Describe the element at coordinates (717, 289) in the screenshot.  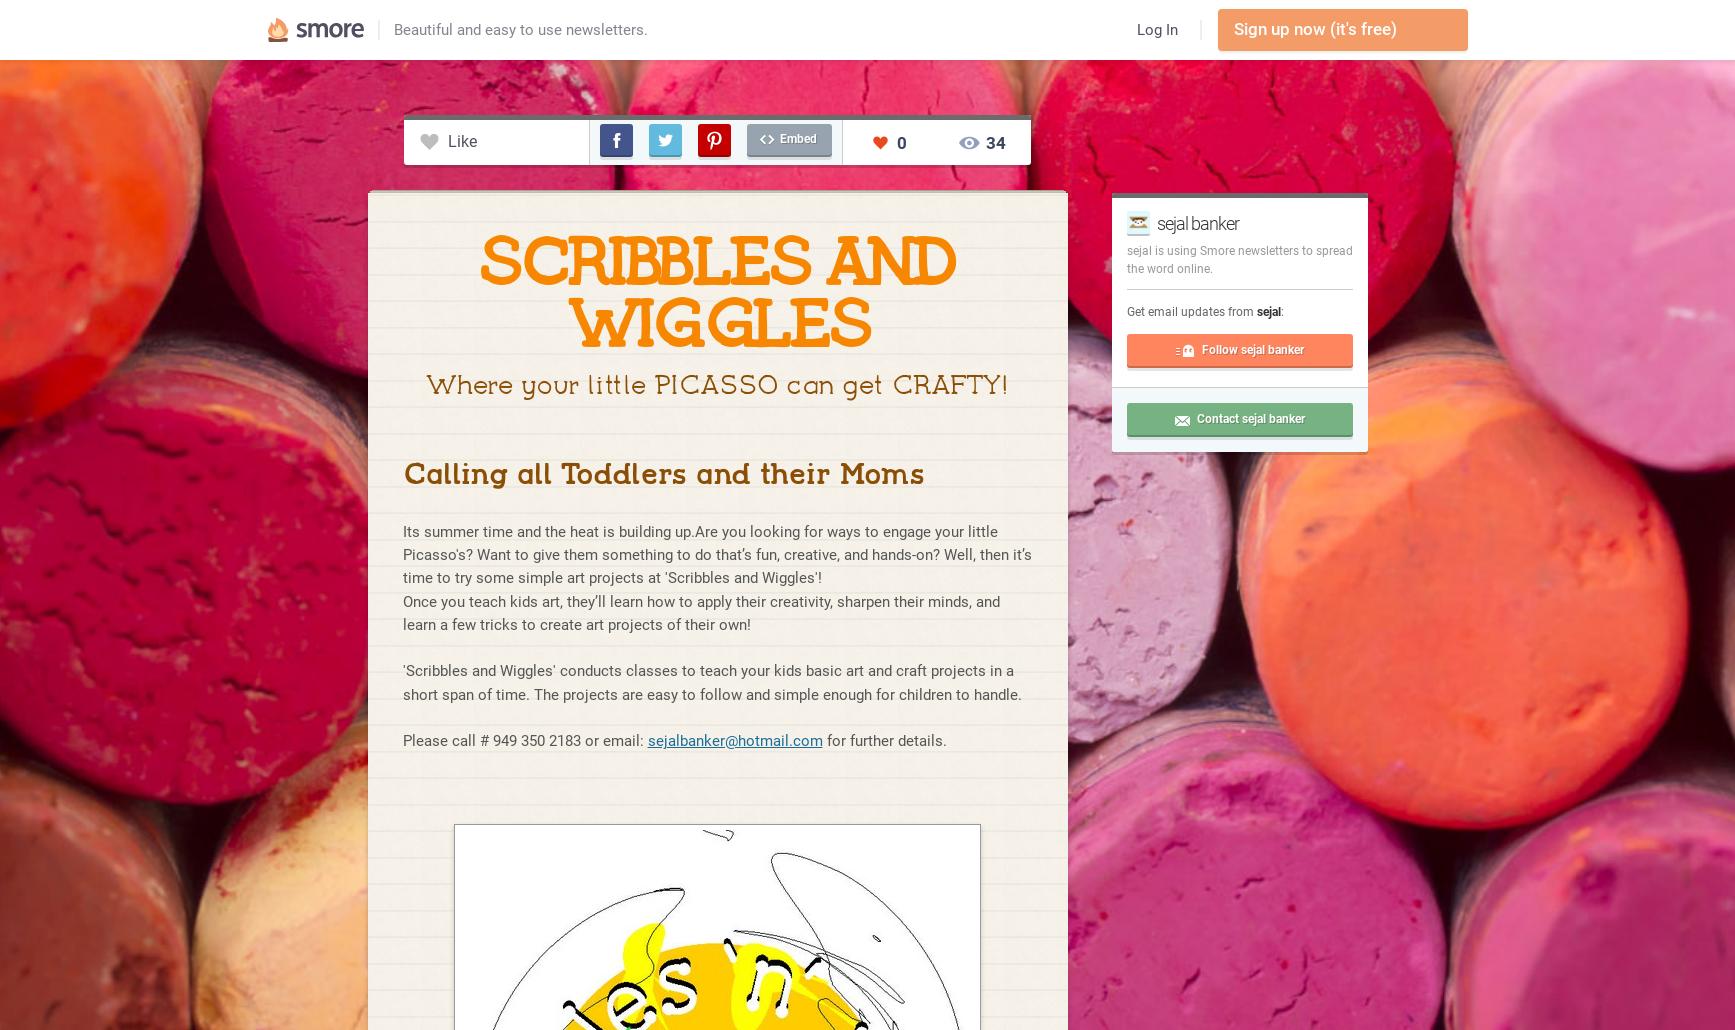
I see `'SCRIBBLES AND WIGGLES'` at that location.